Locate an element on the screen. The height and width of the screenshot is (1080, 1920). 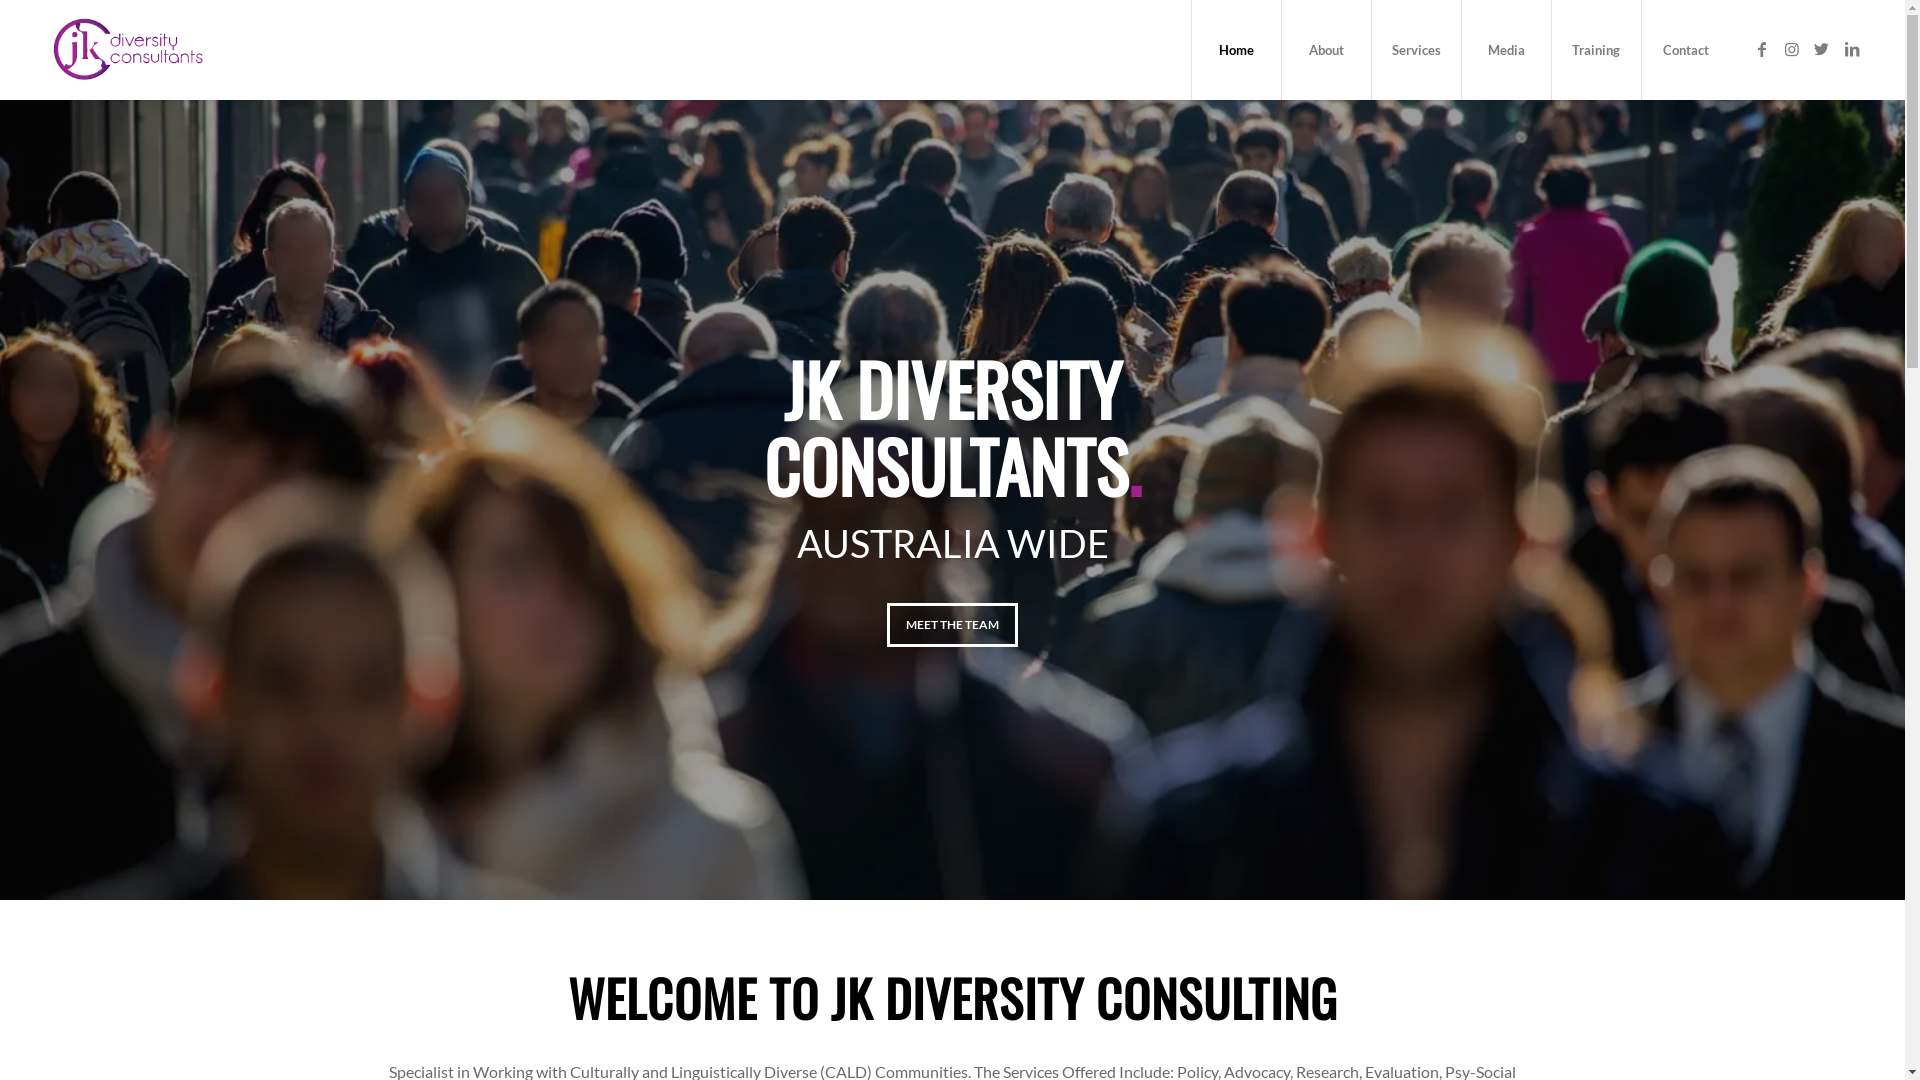
'LinkedIn' is located at coordinates (1851, 48).